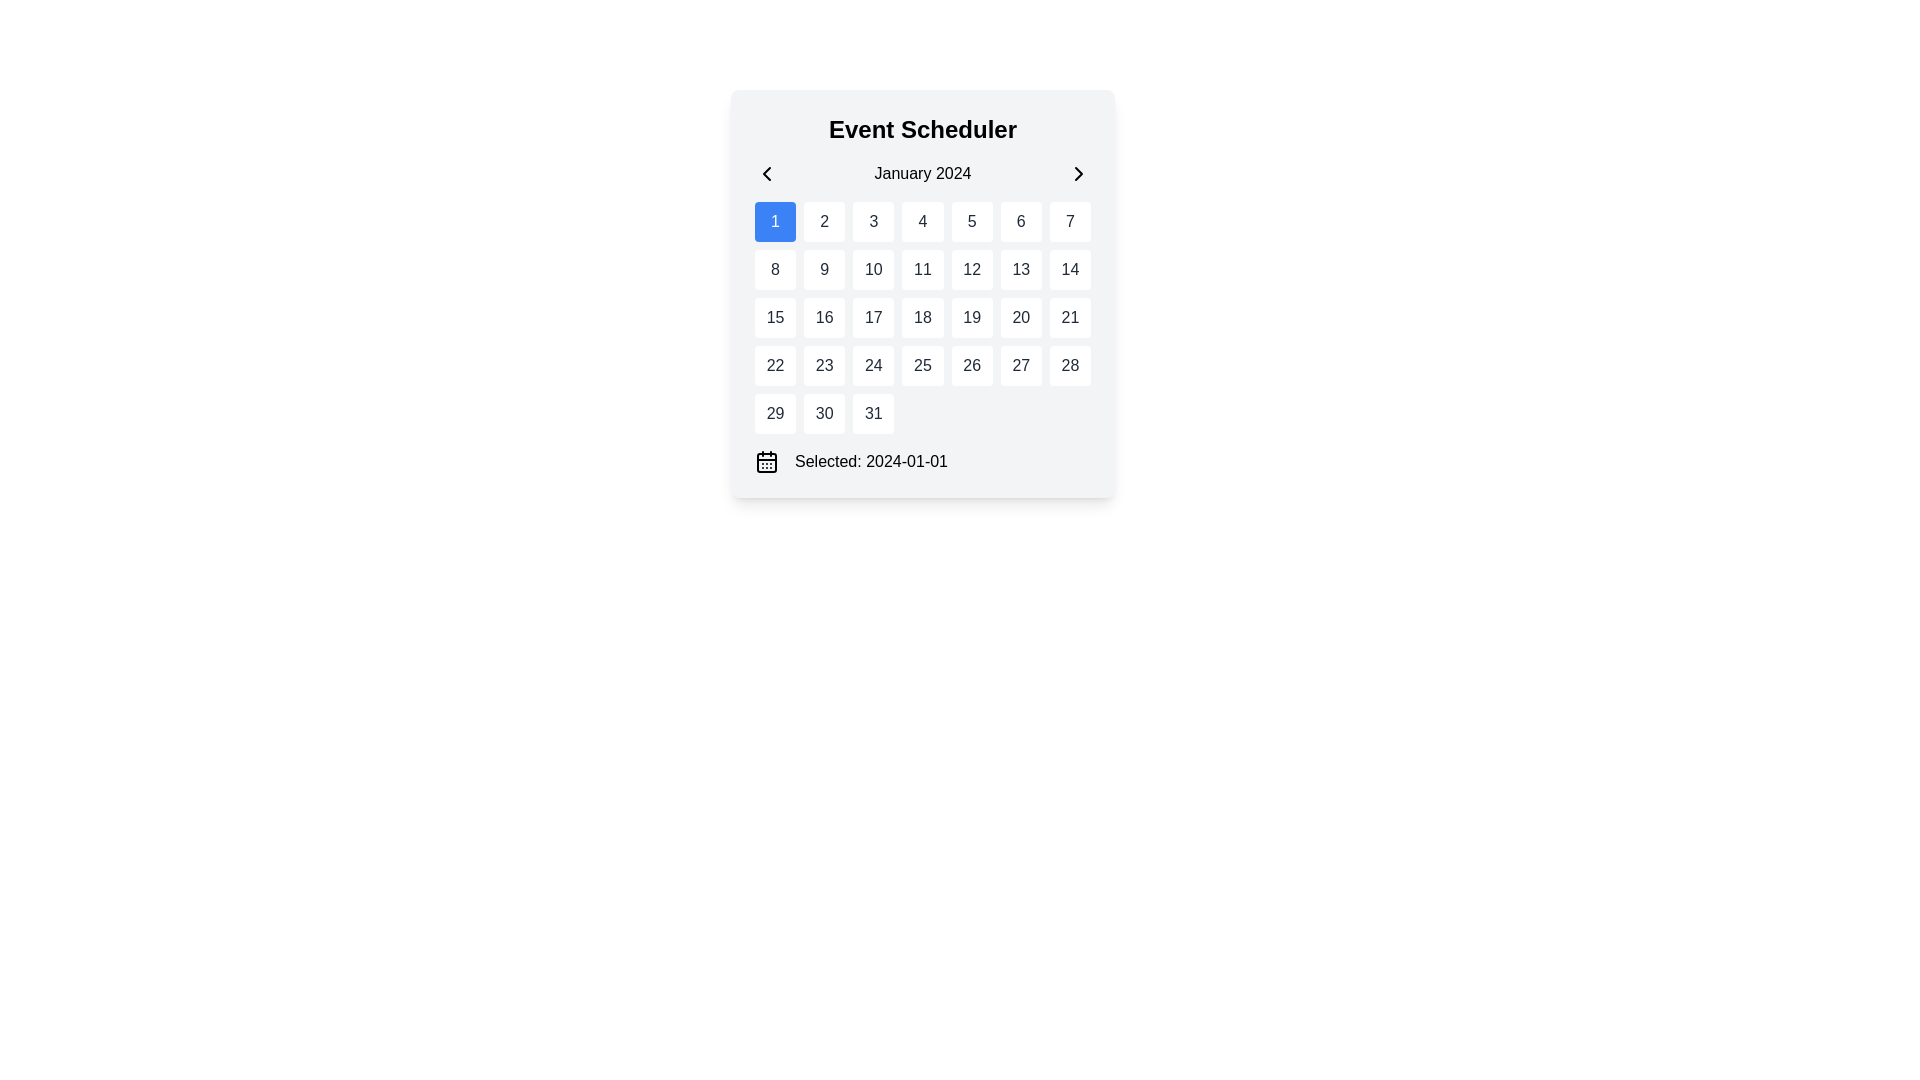 The image size is (1920, 1080). I want to click on the Date cell representing the day '16' in the calendar grid, so click(824, 316).